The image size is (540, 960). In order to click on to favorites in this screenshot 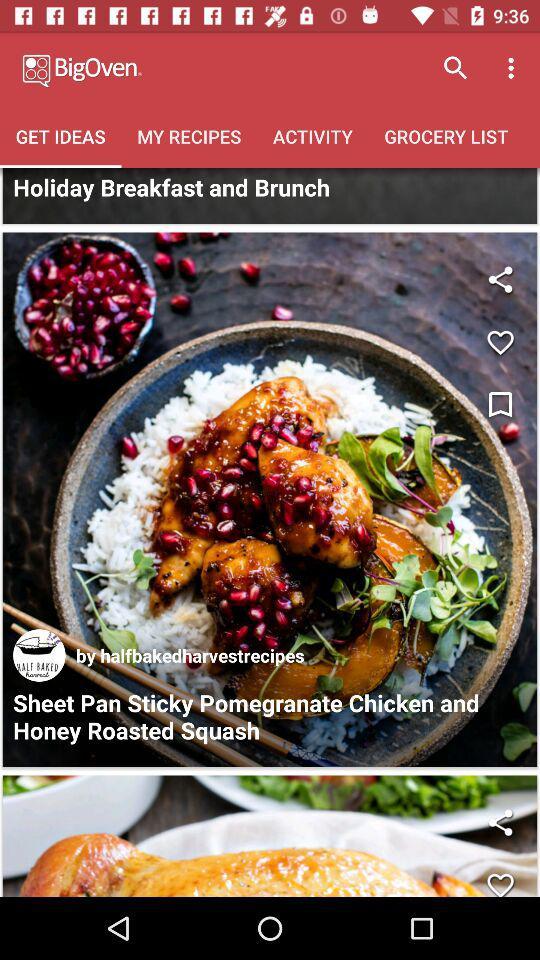, I will do `click(499, 877)`.